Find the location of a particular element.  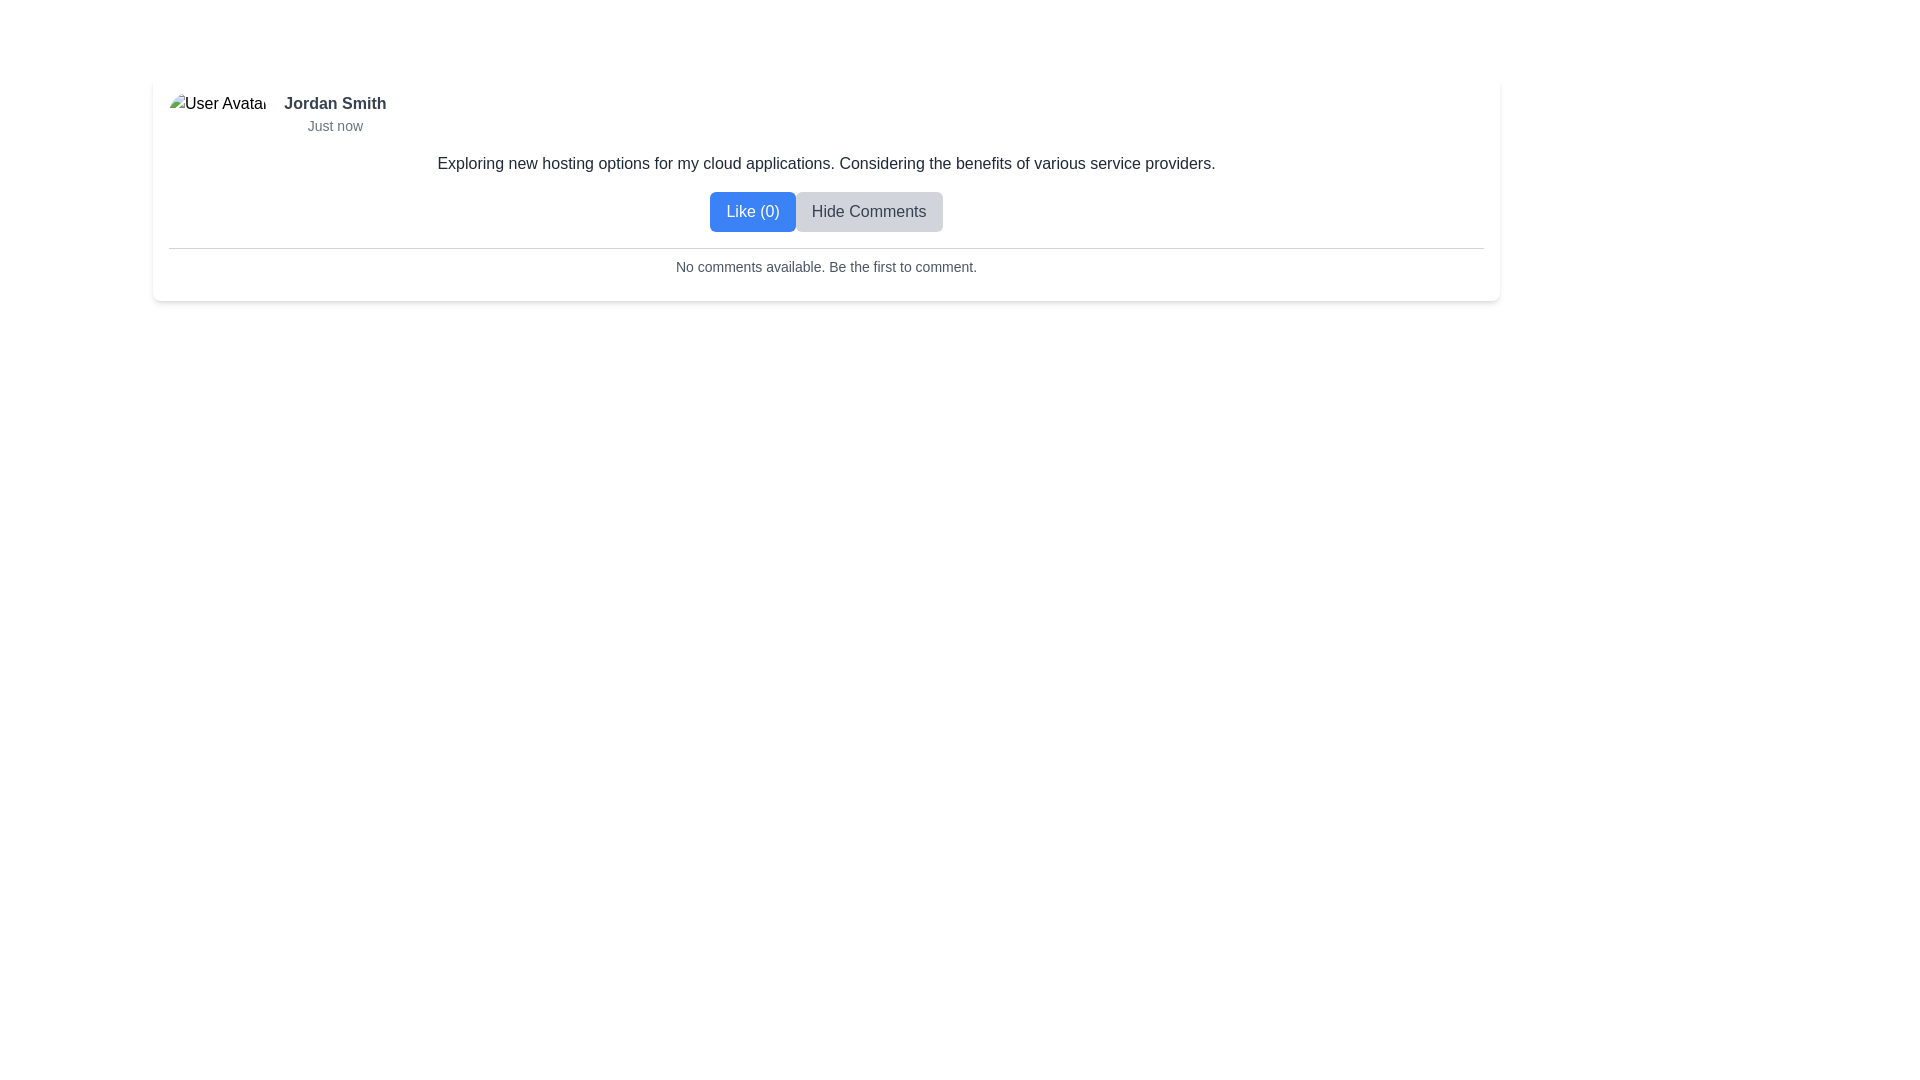

the informational text display indicating the absence of comments and encouraging users to post the first comment, located near the bottom of the section with buttons labeled 'Like (0)' and 'Hide Comments' is located at coordinates (826, 265).